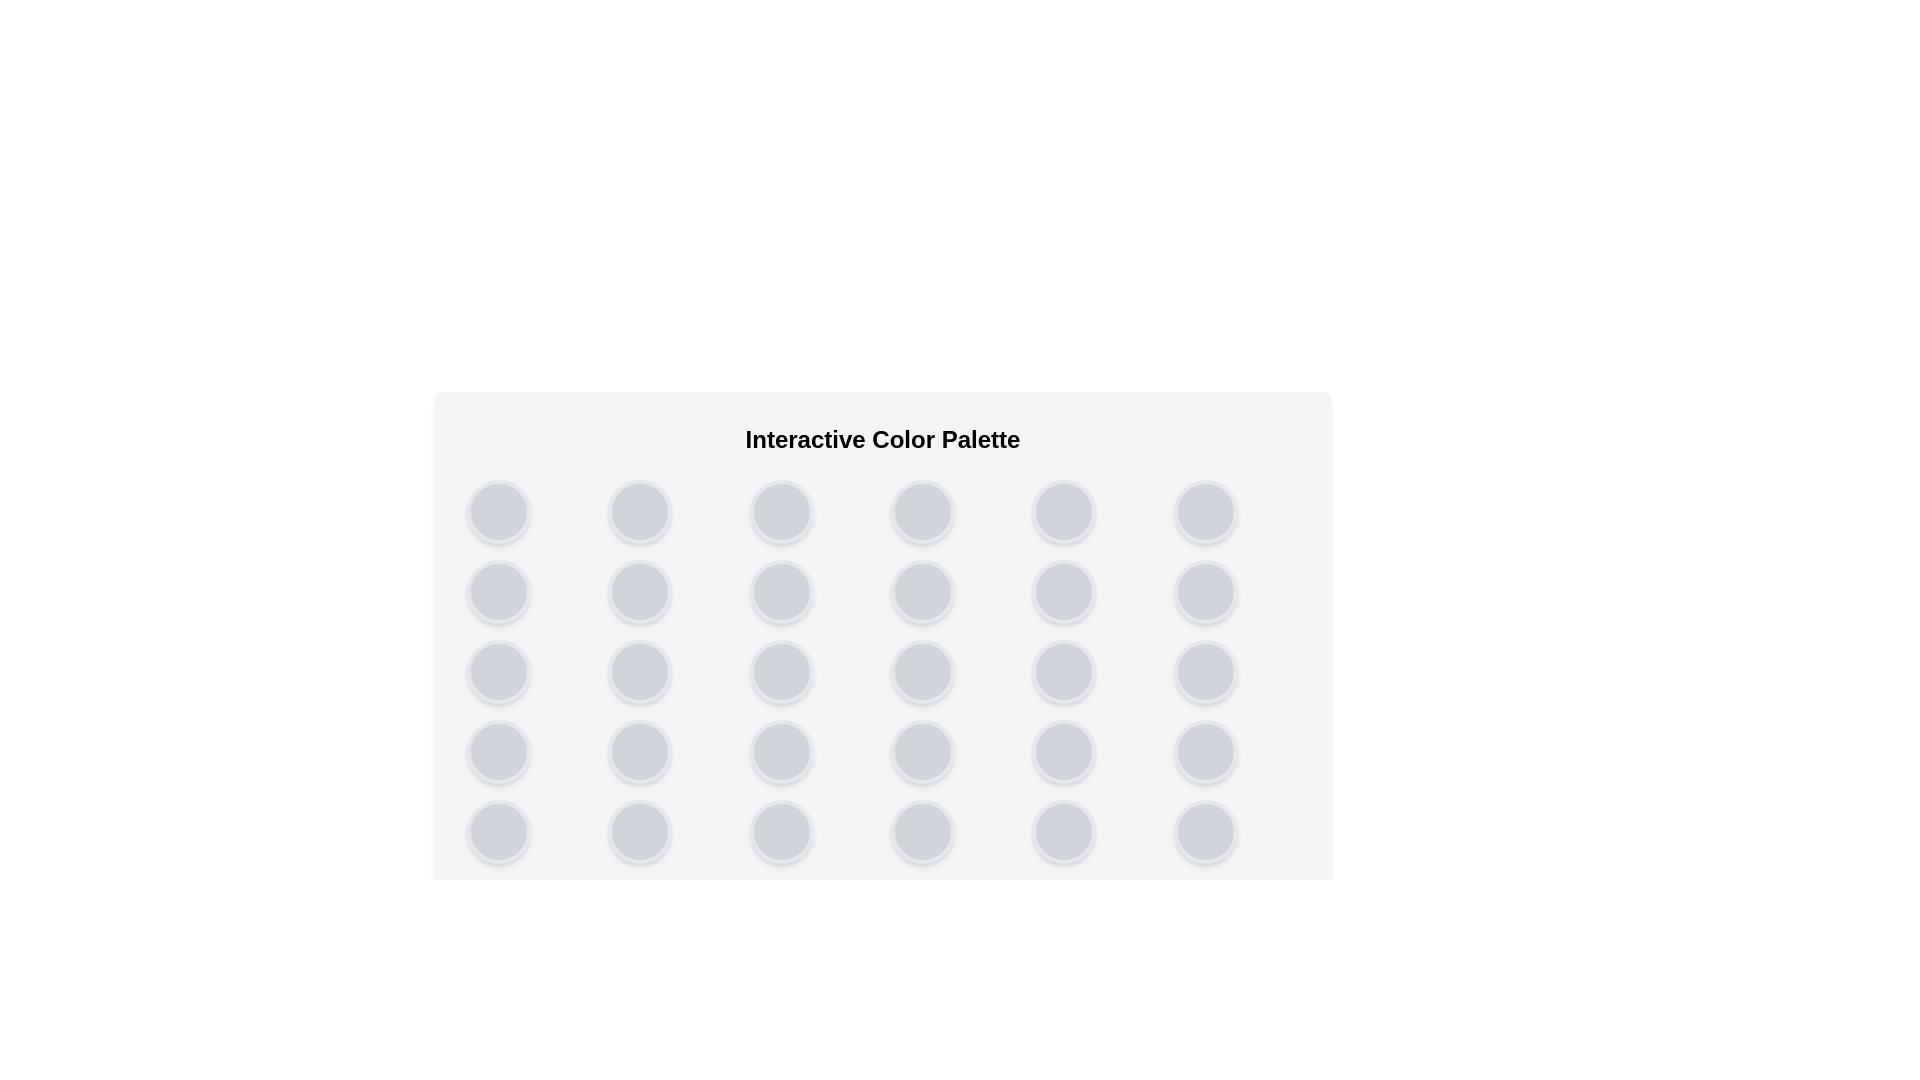 This screenshot has height=1080, width=1920. What do you see at coordinates (882, 438) in the screenshot?
I see `the title text and describe its layout and position` at bounding box center [882, 438].